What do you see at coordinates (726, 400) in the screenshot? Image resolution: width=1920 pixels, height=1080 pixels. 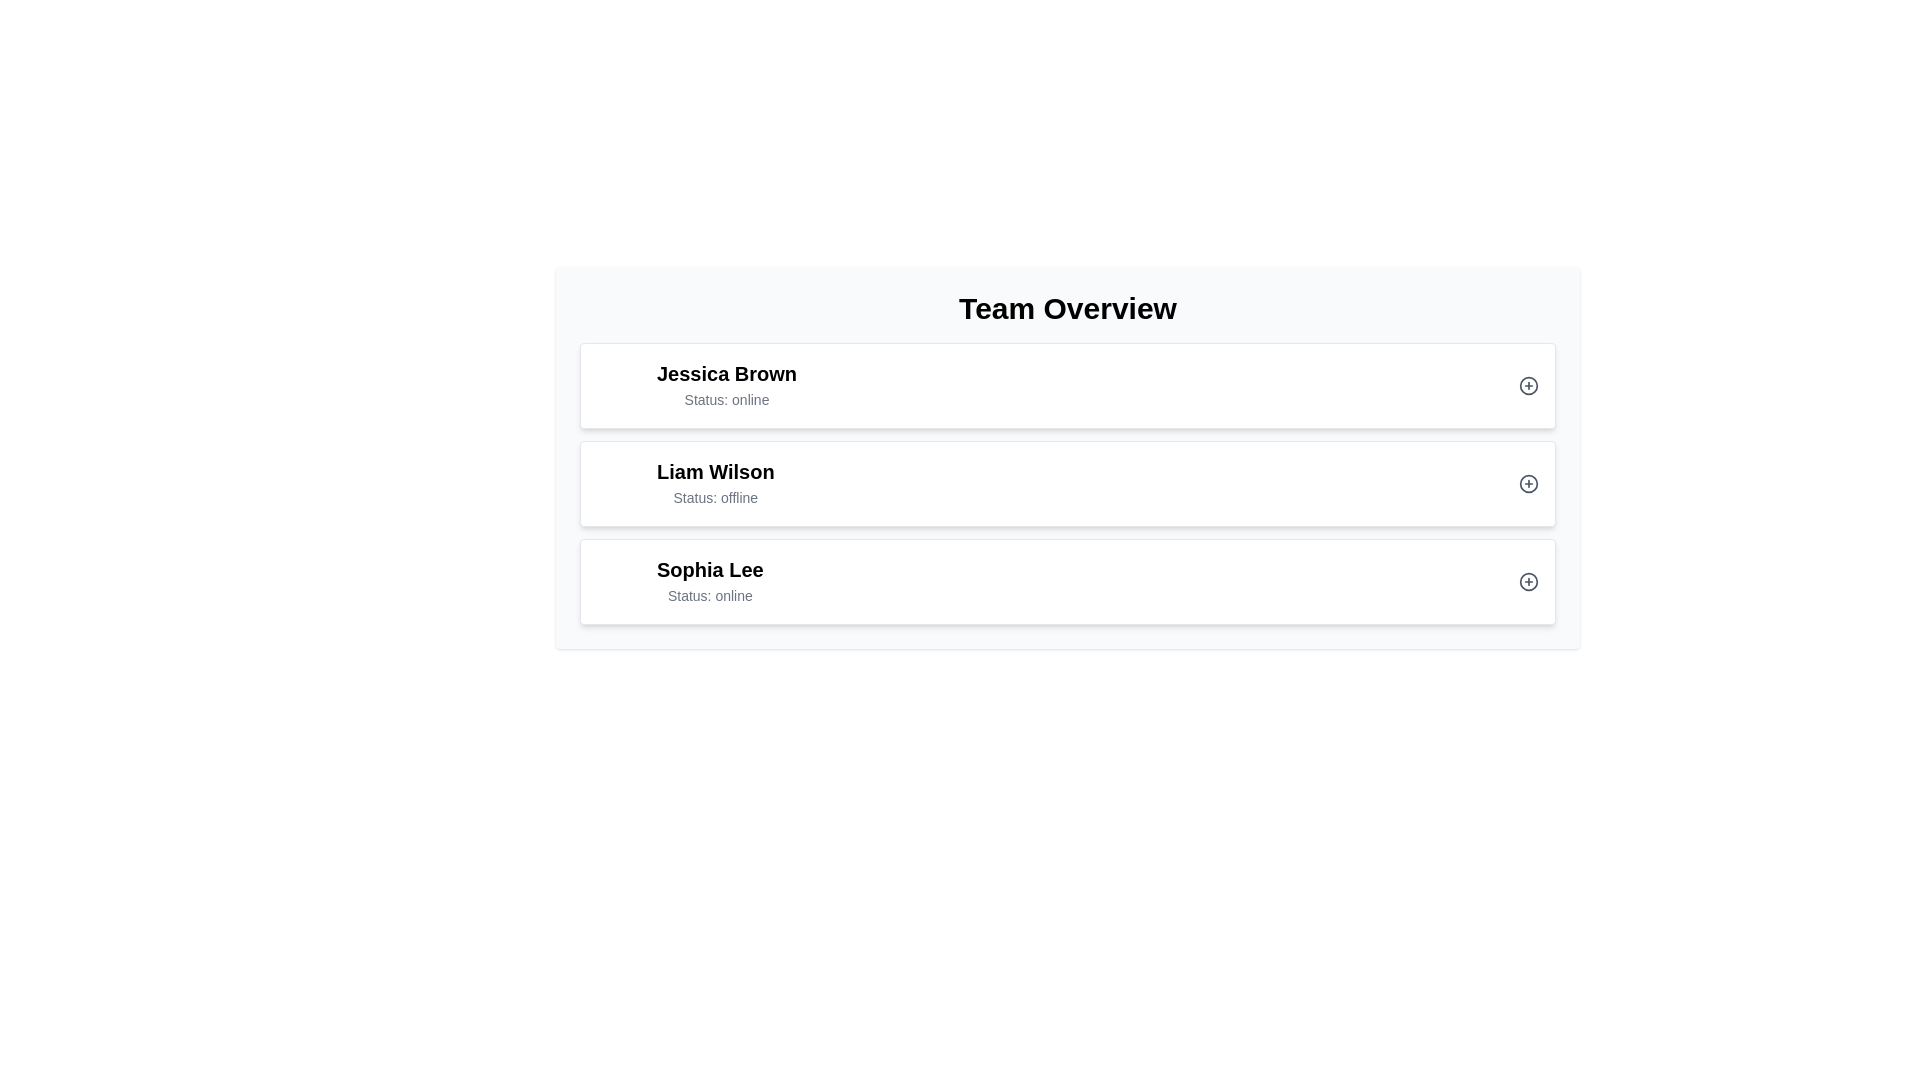 I see `the text label indicating the online status of 'Jessica Brown', which is located below her name in the top card of the vertical stack` at bounding box center [726, 400].